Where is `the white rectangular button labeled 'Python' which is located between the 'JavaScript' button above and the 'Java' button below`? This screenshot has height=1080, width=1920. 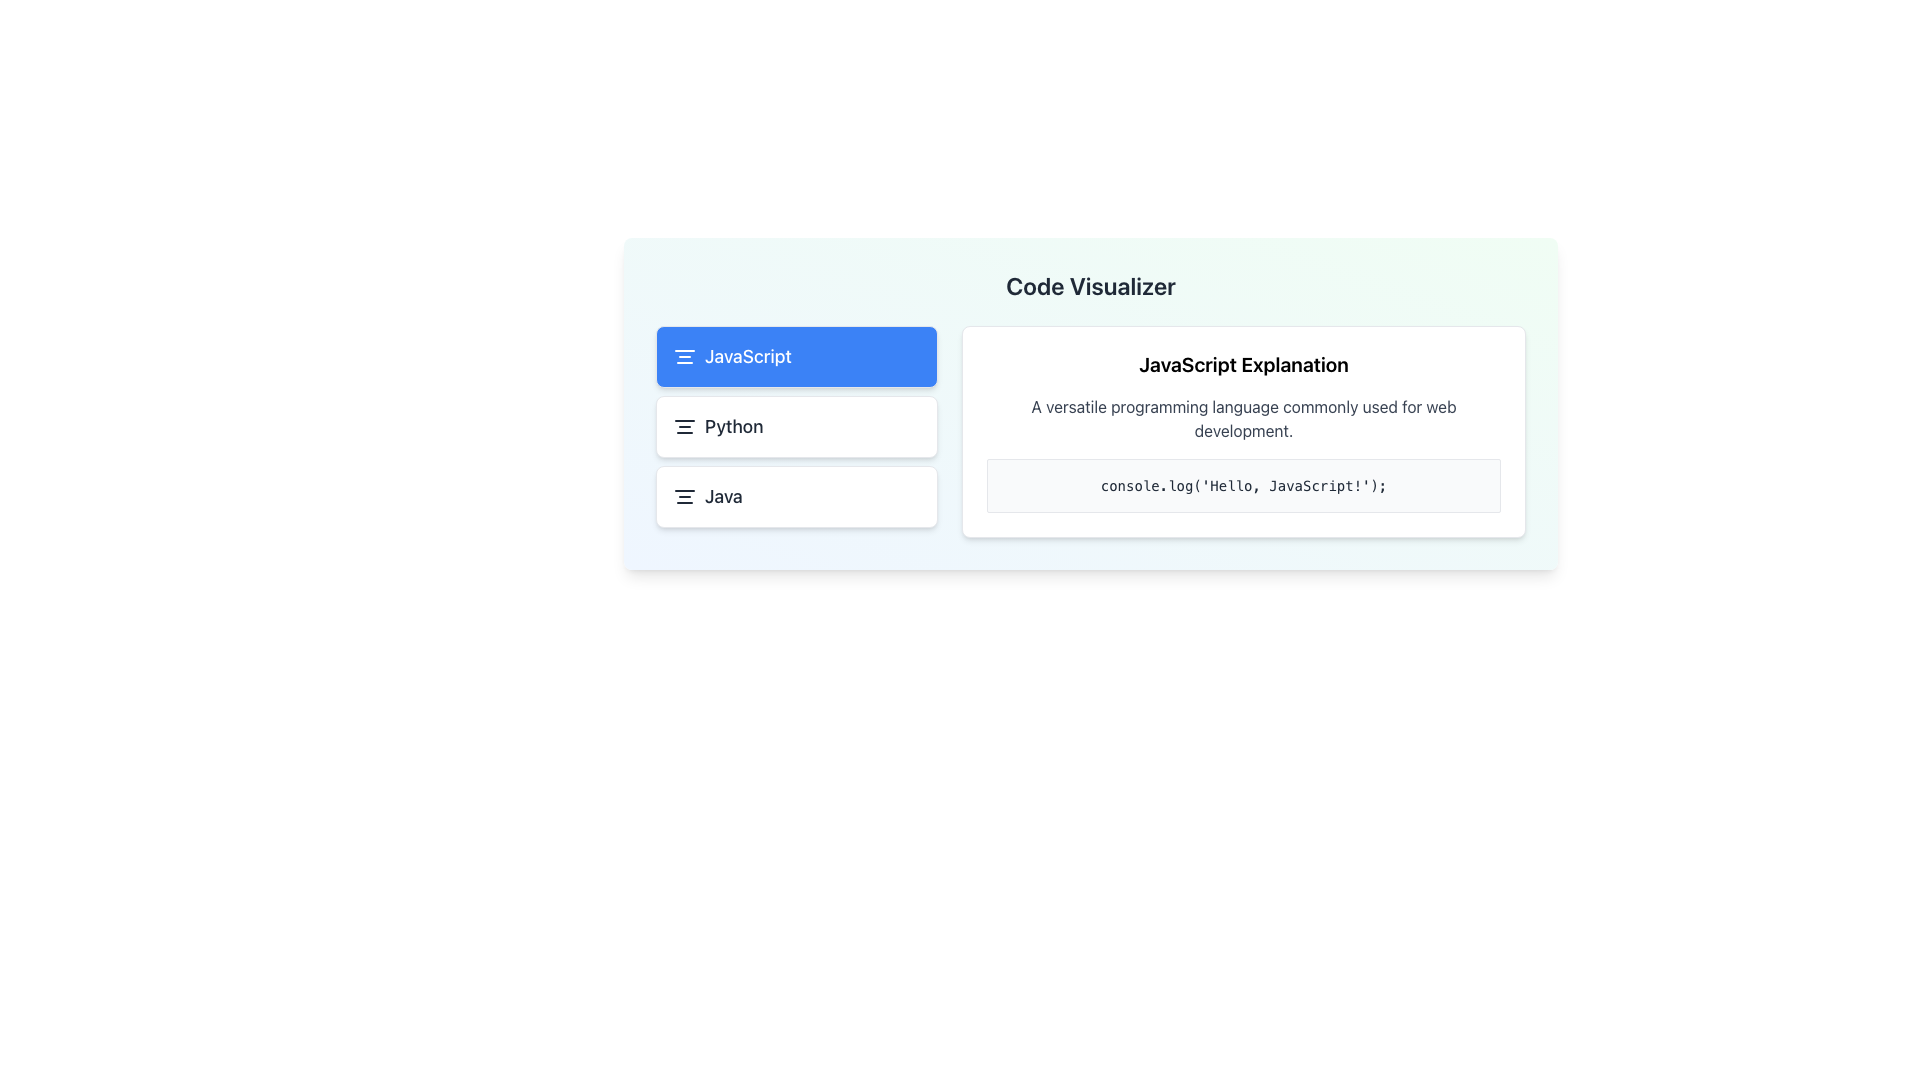
the white rectangular button labeled 'Python' which is located between the 'JavaScript' button above and the 'Java' button below is located at coordinates (795, 426).